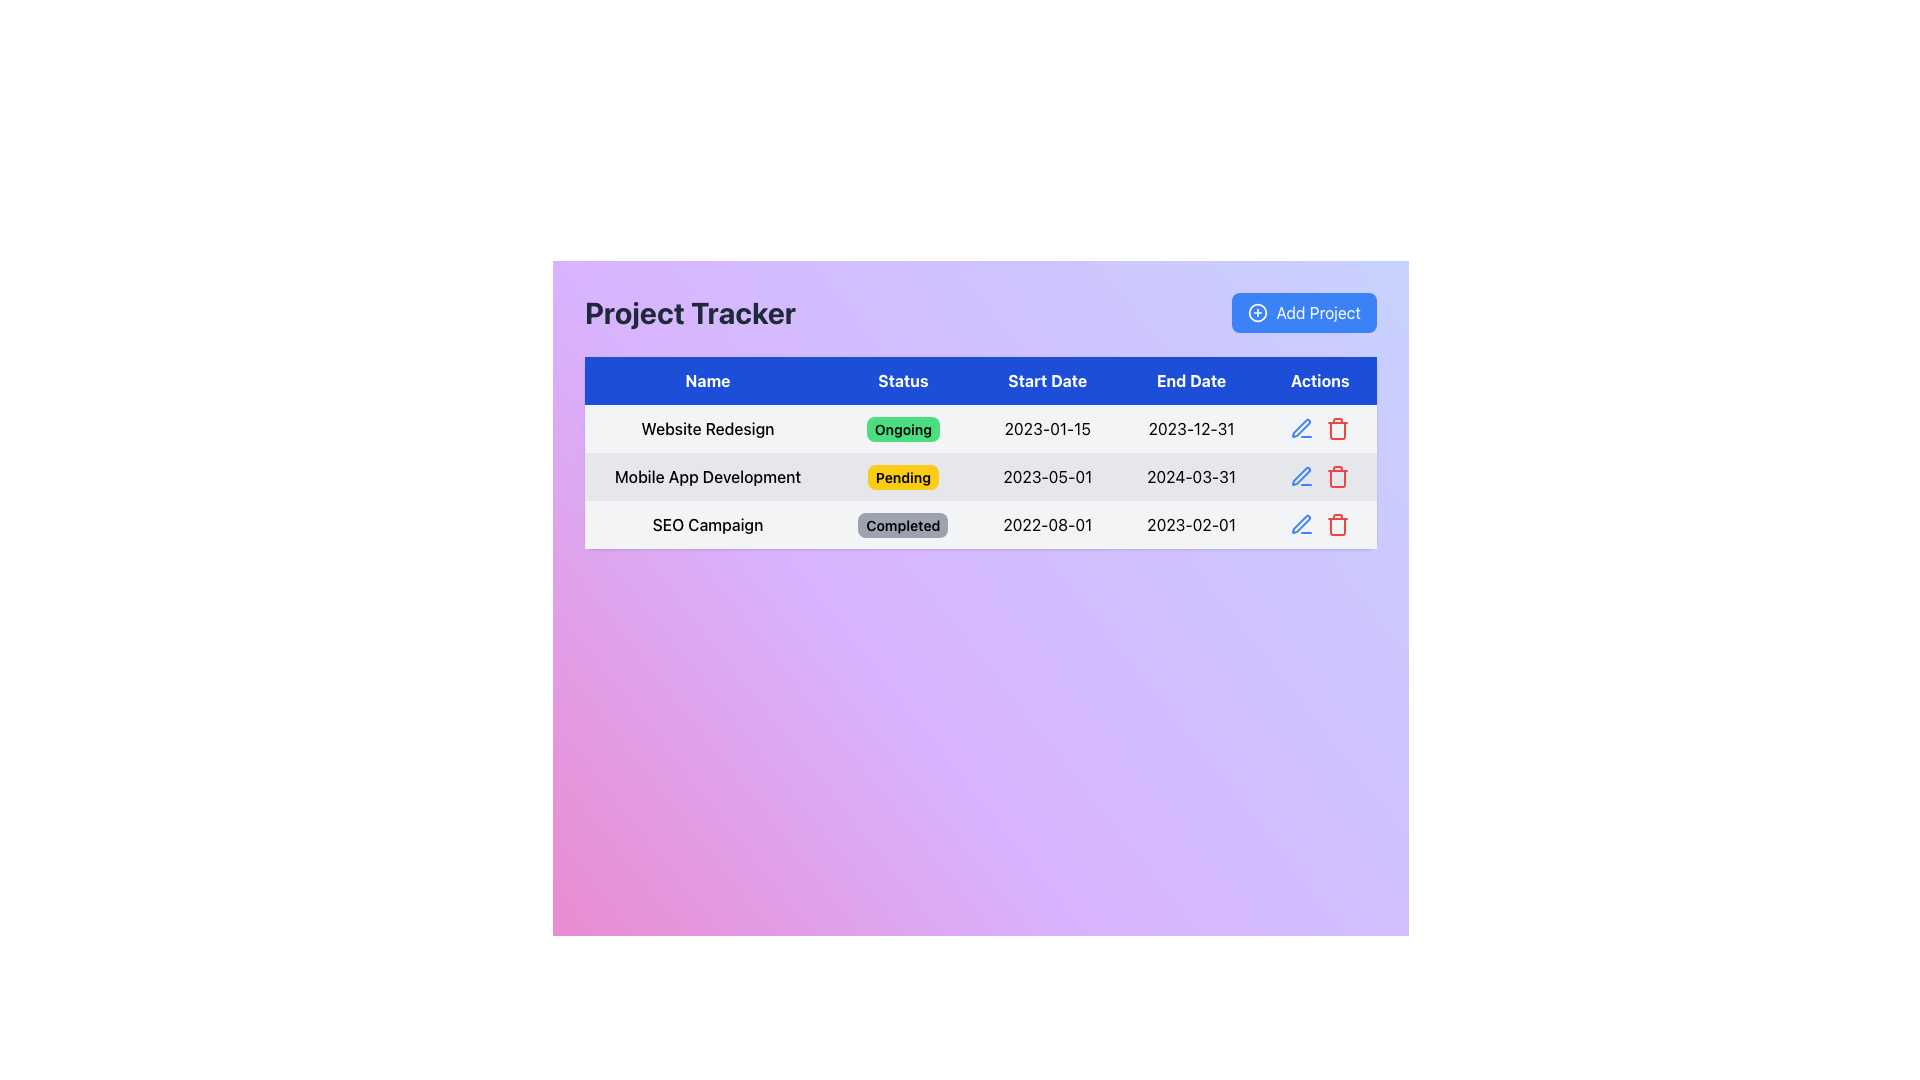 This screenshot has height=1080, width=1920. I want to click on text displayed in the static Text Display element located in the fifth column of the first row of the 'Project Tracker' interface, which shows the end date of the project 'Website Redesign', so click(1191, 427).